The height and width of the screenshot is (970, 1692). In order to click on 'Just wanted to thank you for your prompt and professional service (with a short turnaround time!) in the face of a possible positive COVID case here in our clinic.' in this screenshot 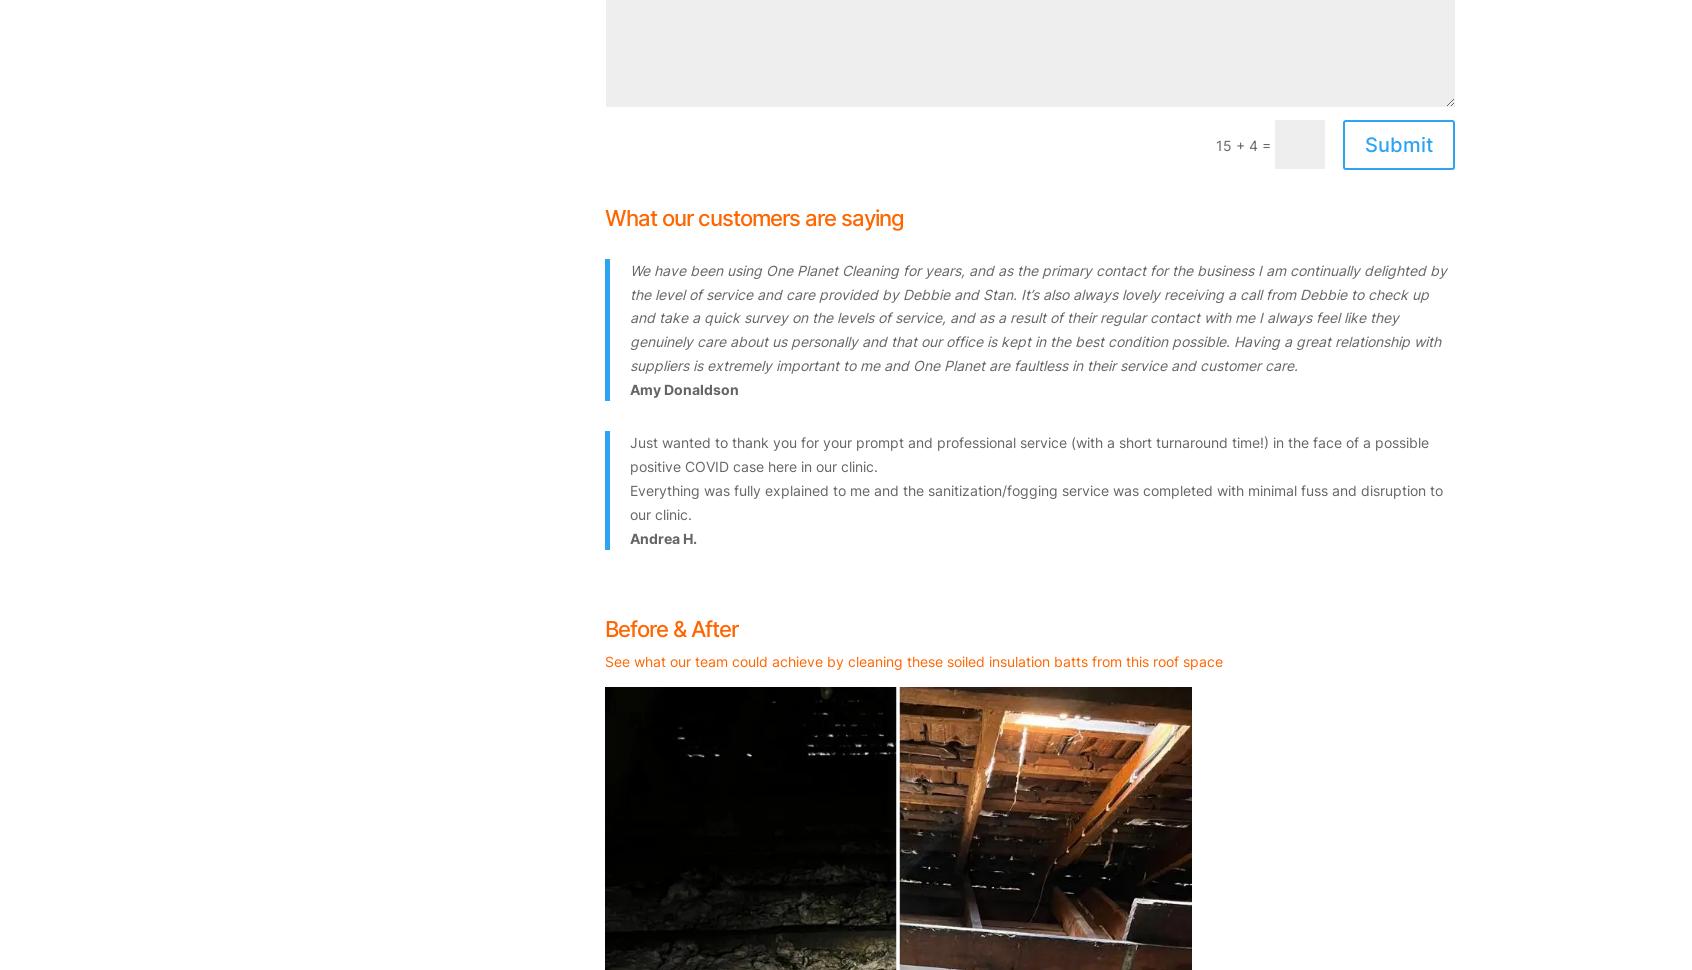, I will do `click(1028, 453)`.